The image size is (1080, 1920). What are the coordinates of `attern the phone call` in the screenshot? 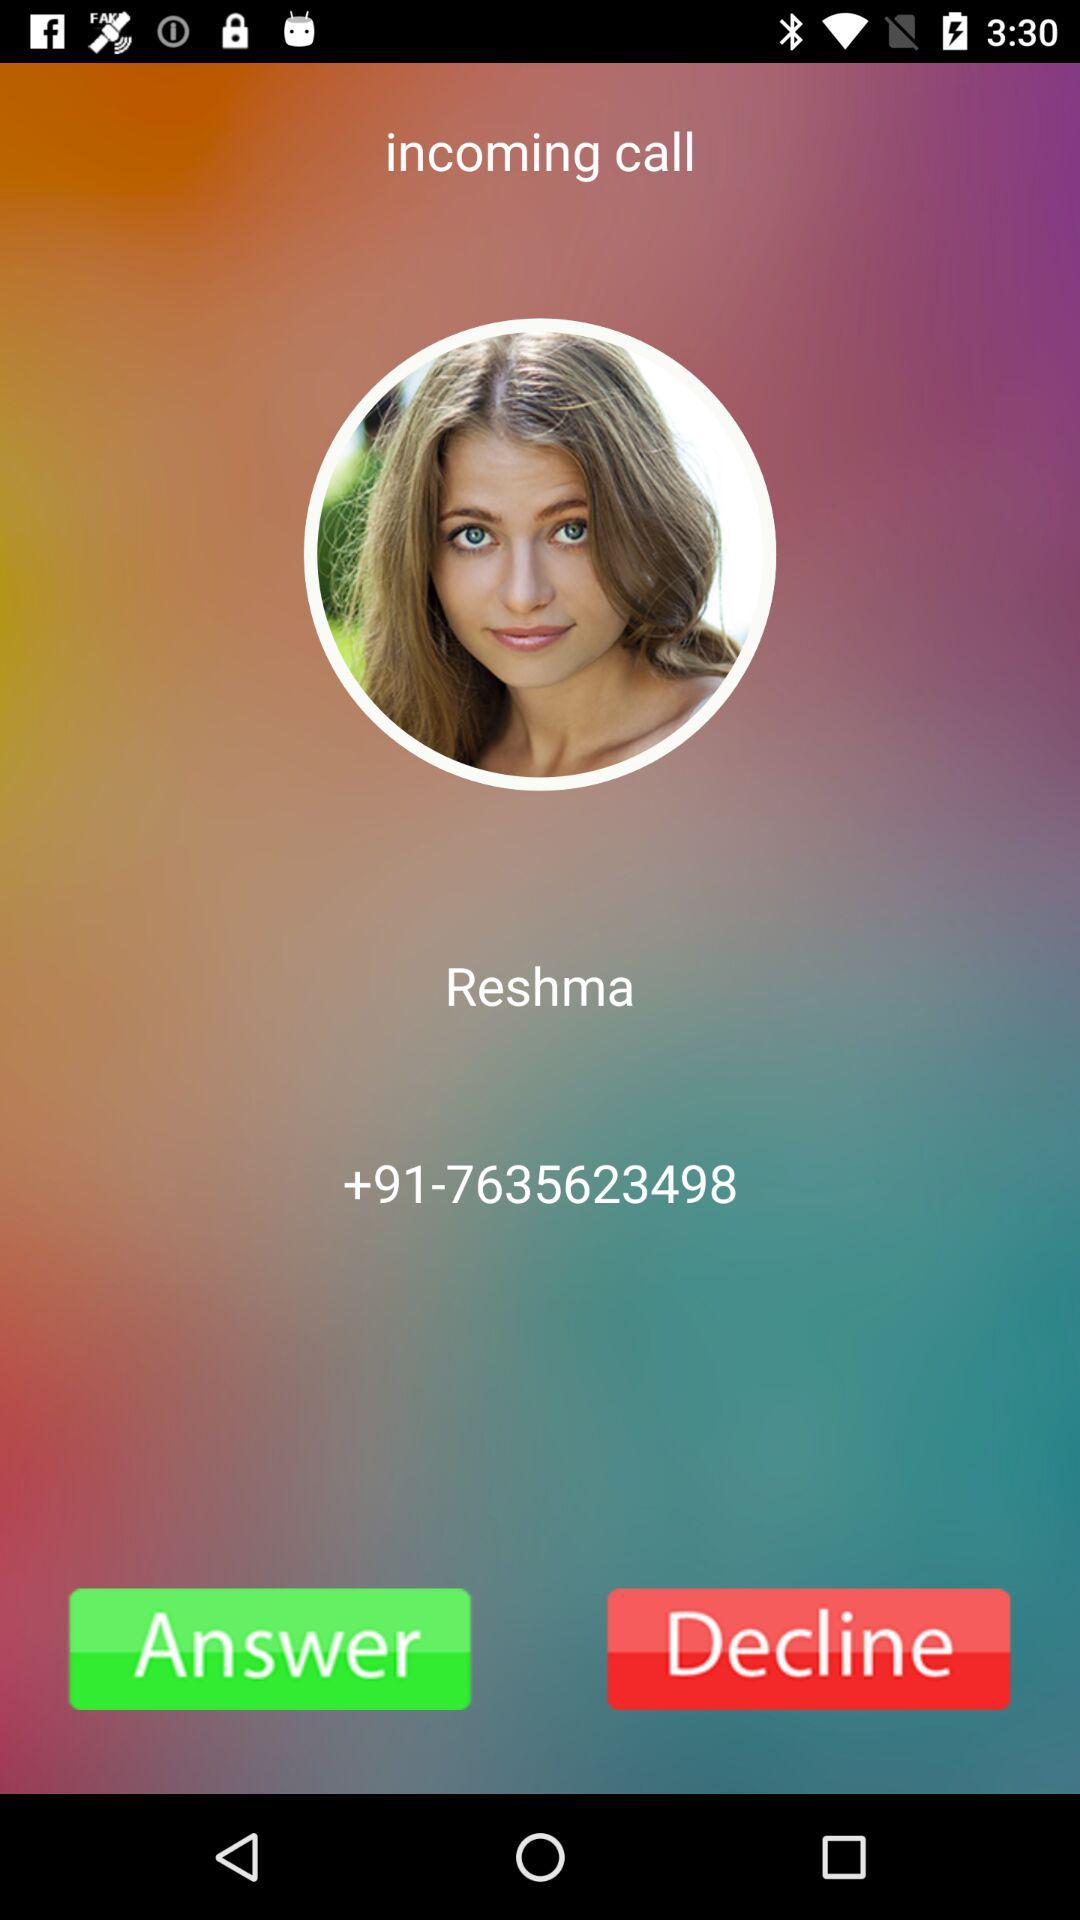 It's located at (270, 1649).